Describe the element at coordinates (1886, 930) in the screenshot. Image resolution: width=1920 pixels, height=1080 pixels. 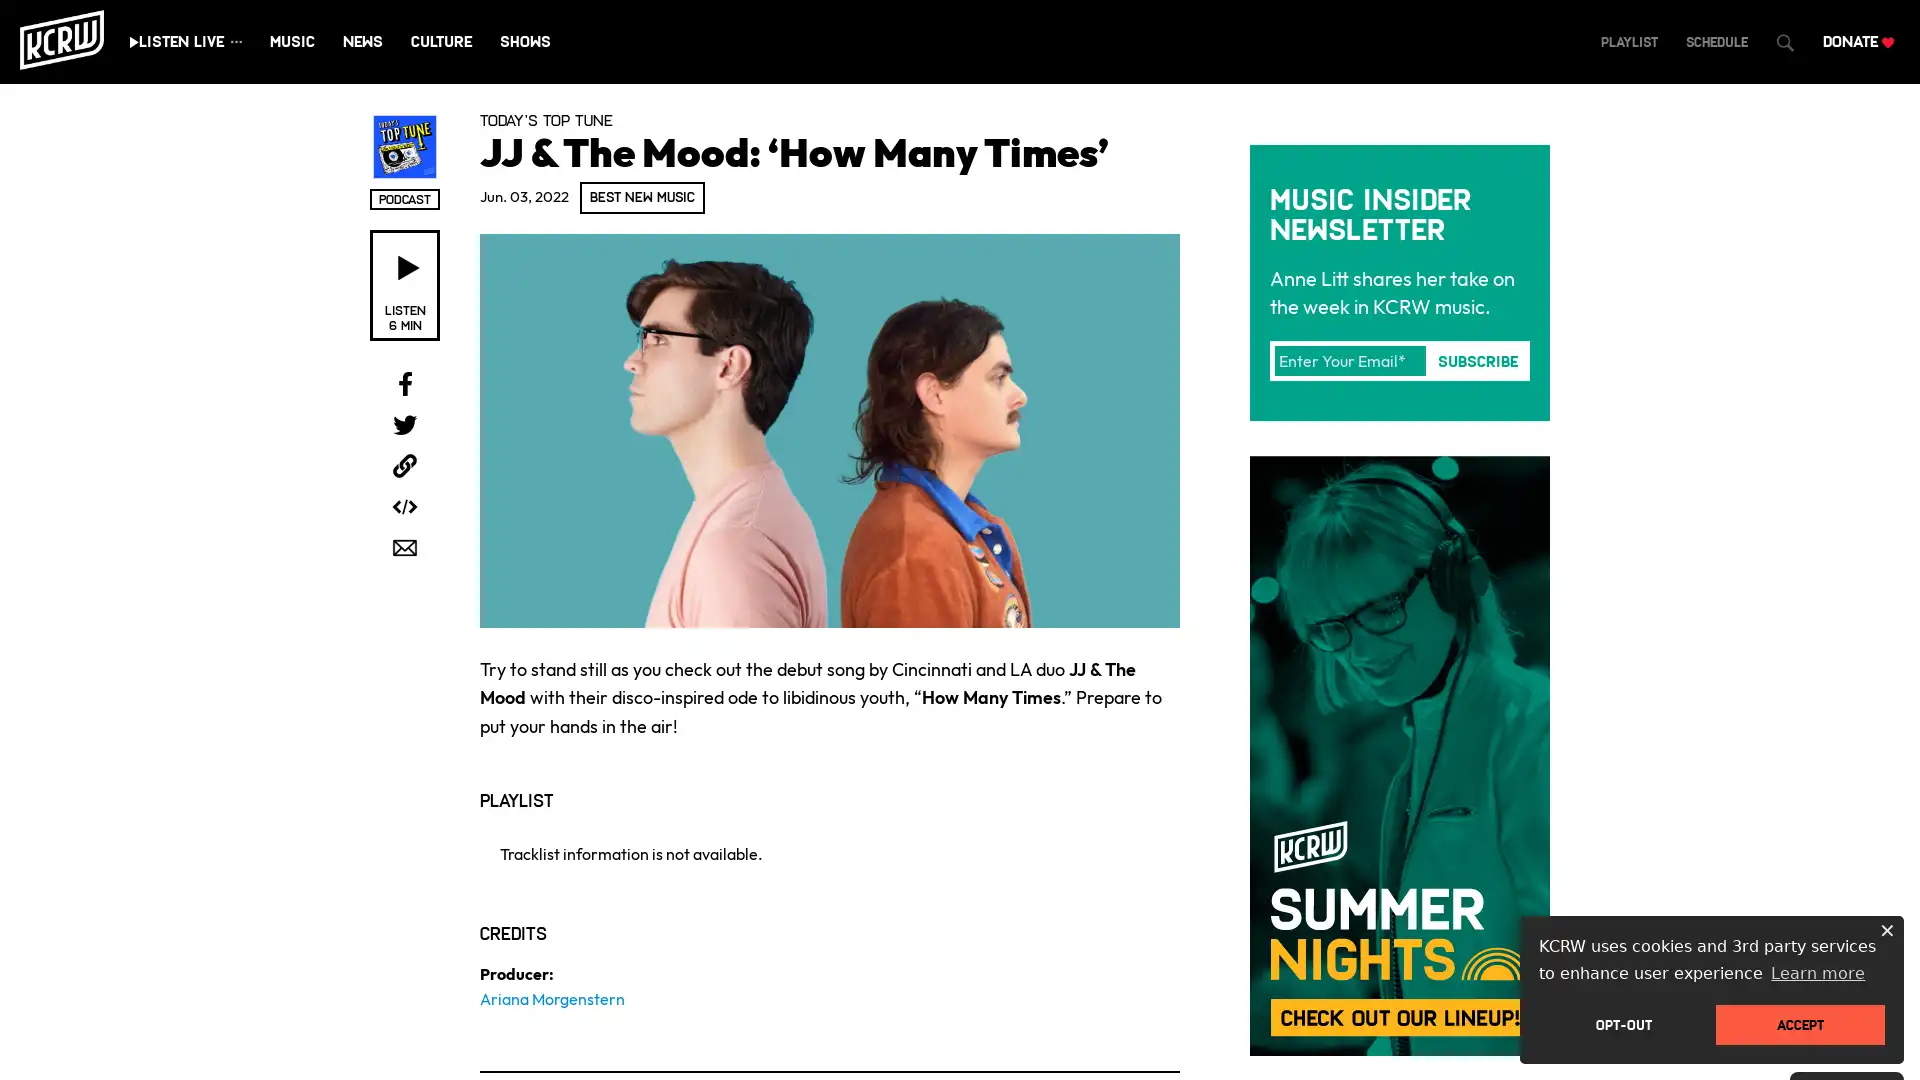
I see `dismiss cookie message` at that location.